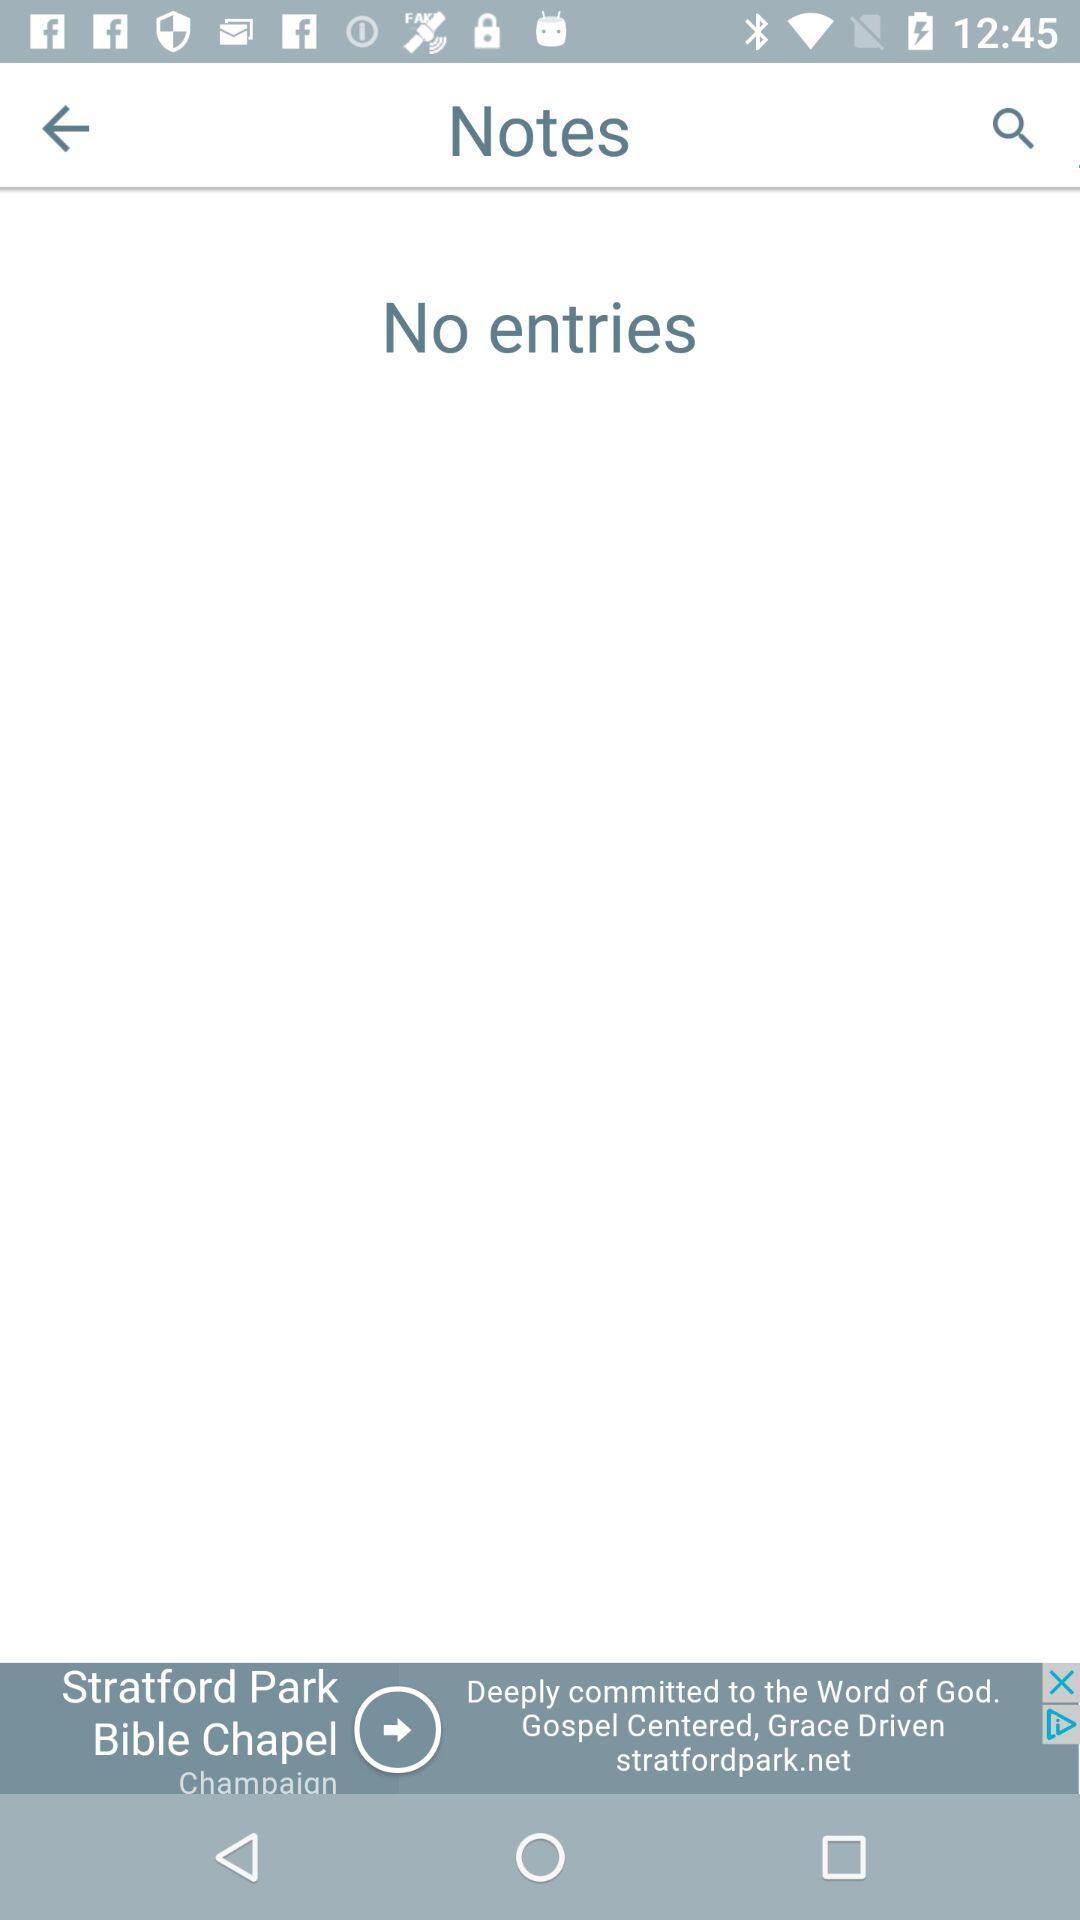  I want to click on go back, so click(64, 127).